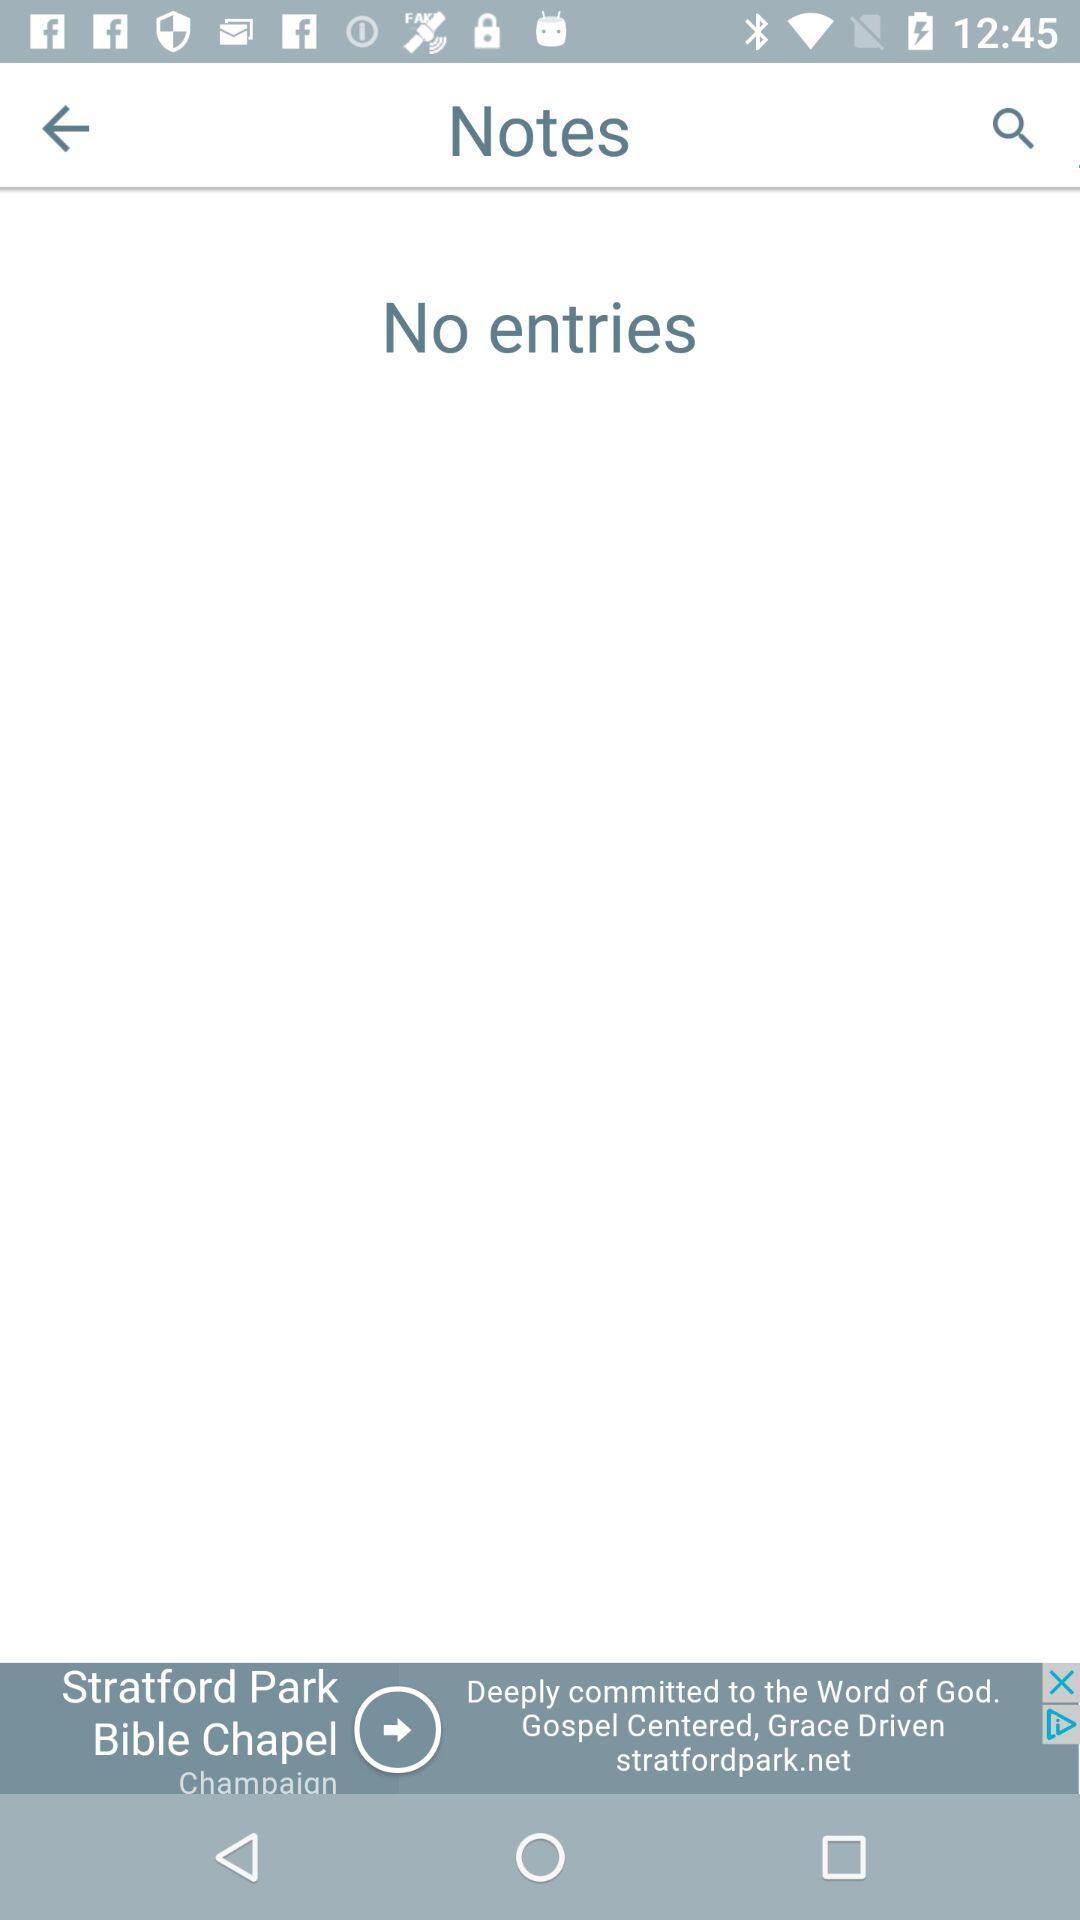  I want to click on go back, so click(64, 127).